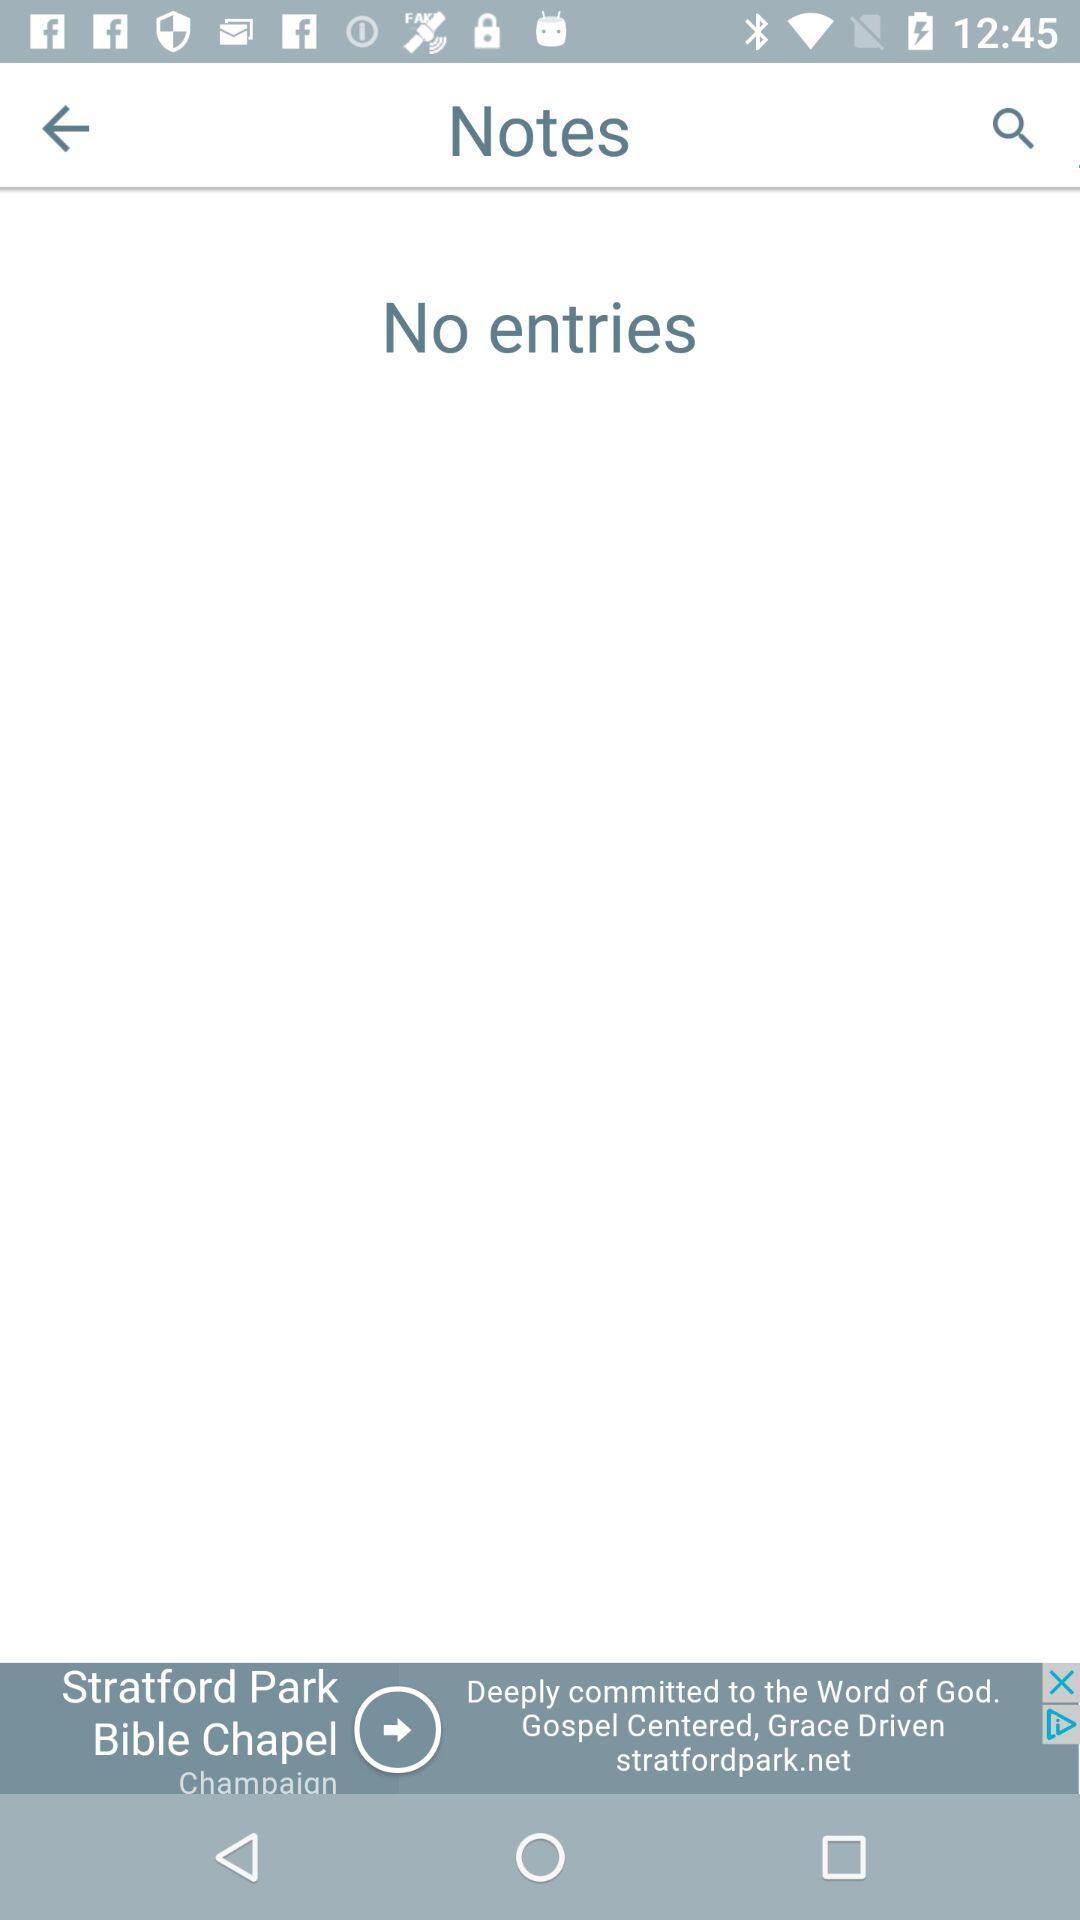  I want to click on go back, so click(64, 127).